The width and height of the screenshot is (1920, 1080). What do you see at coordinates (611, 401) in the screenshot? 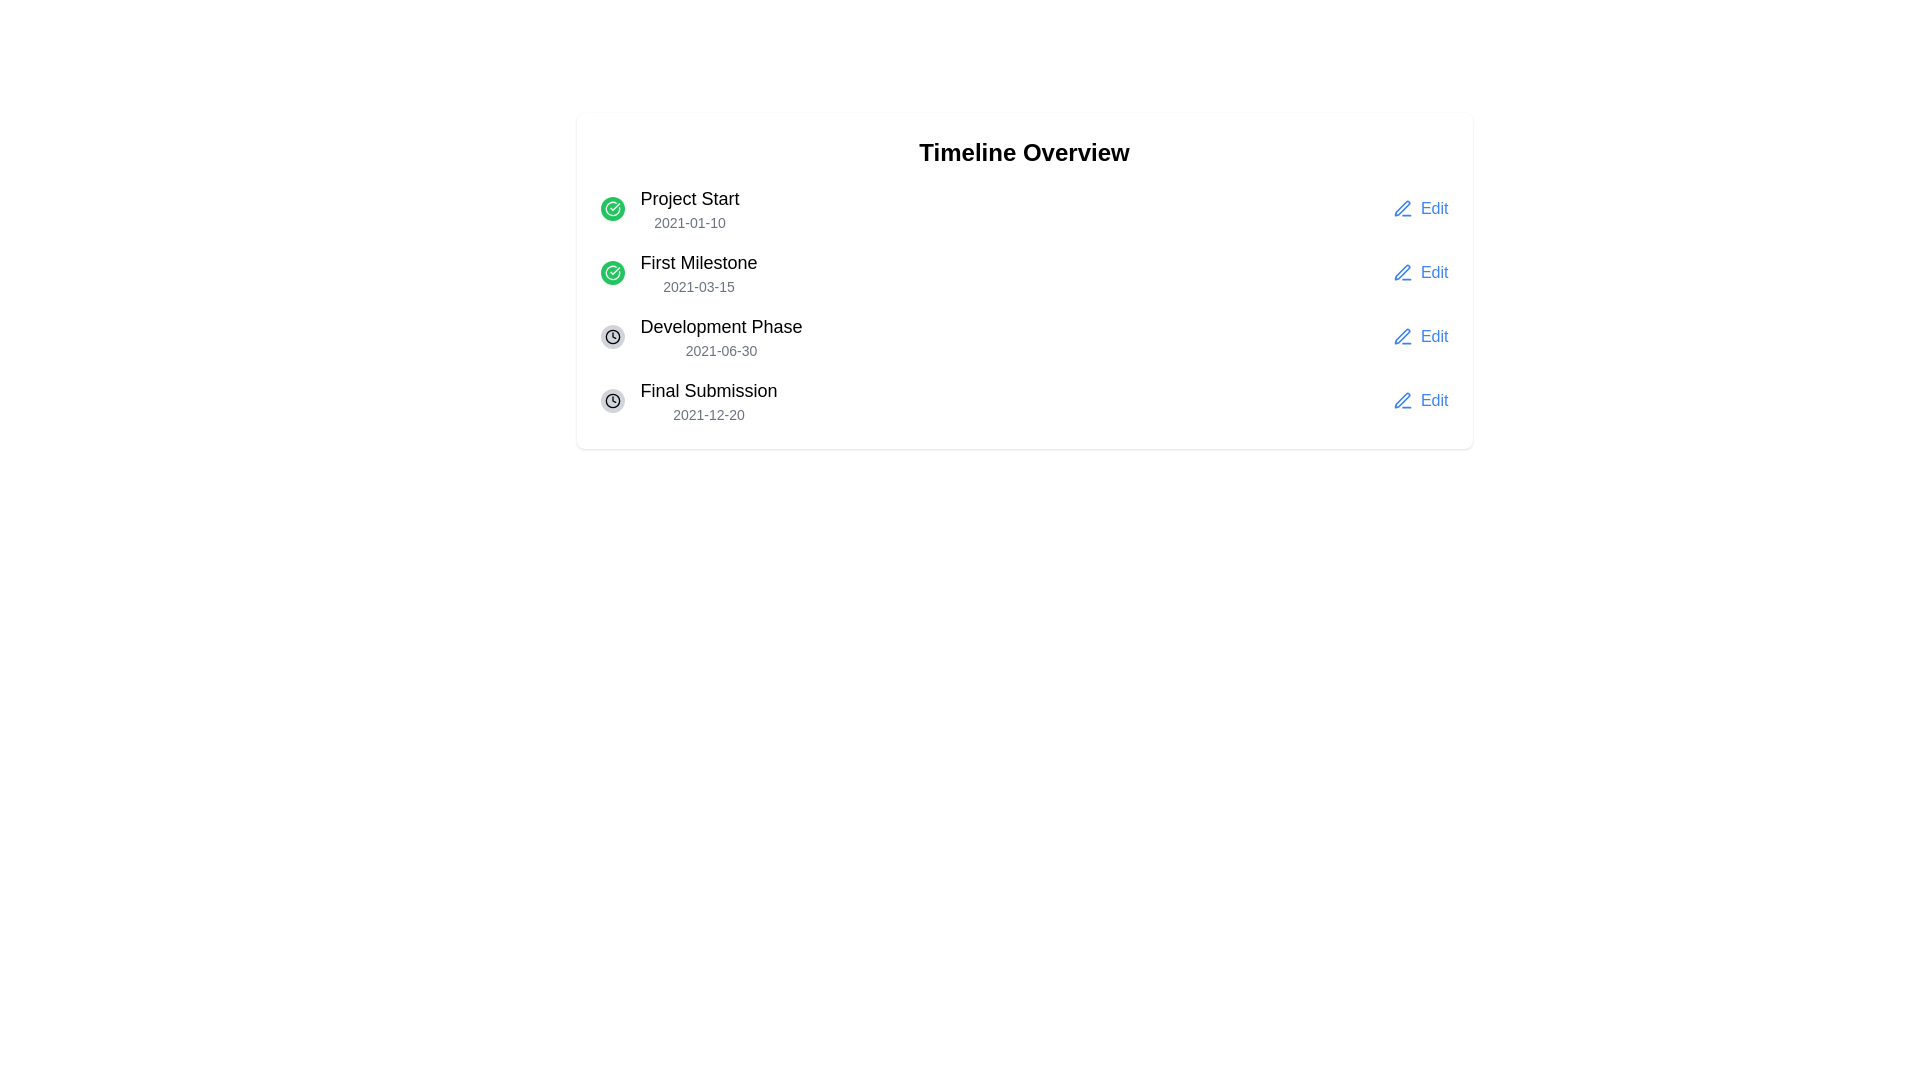
I see `the circular gray icon with a clock symbol that indicates 'Final Submission' and is located at the leftmost side of the row` at bounding box center [611, 401].